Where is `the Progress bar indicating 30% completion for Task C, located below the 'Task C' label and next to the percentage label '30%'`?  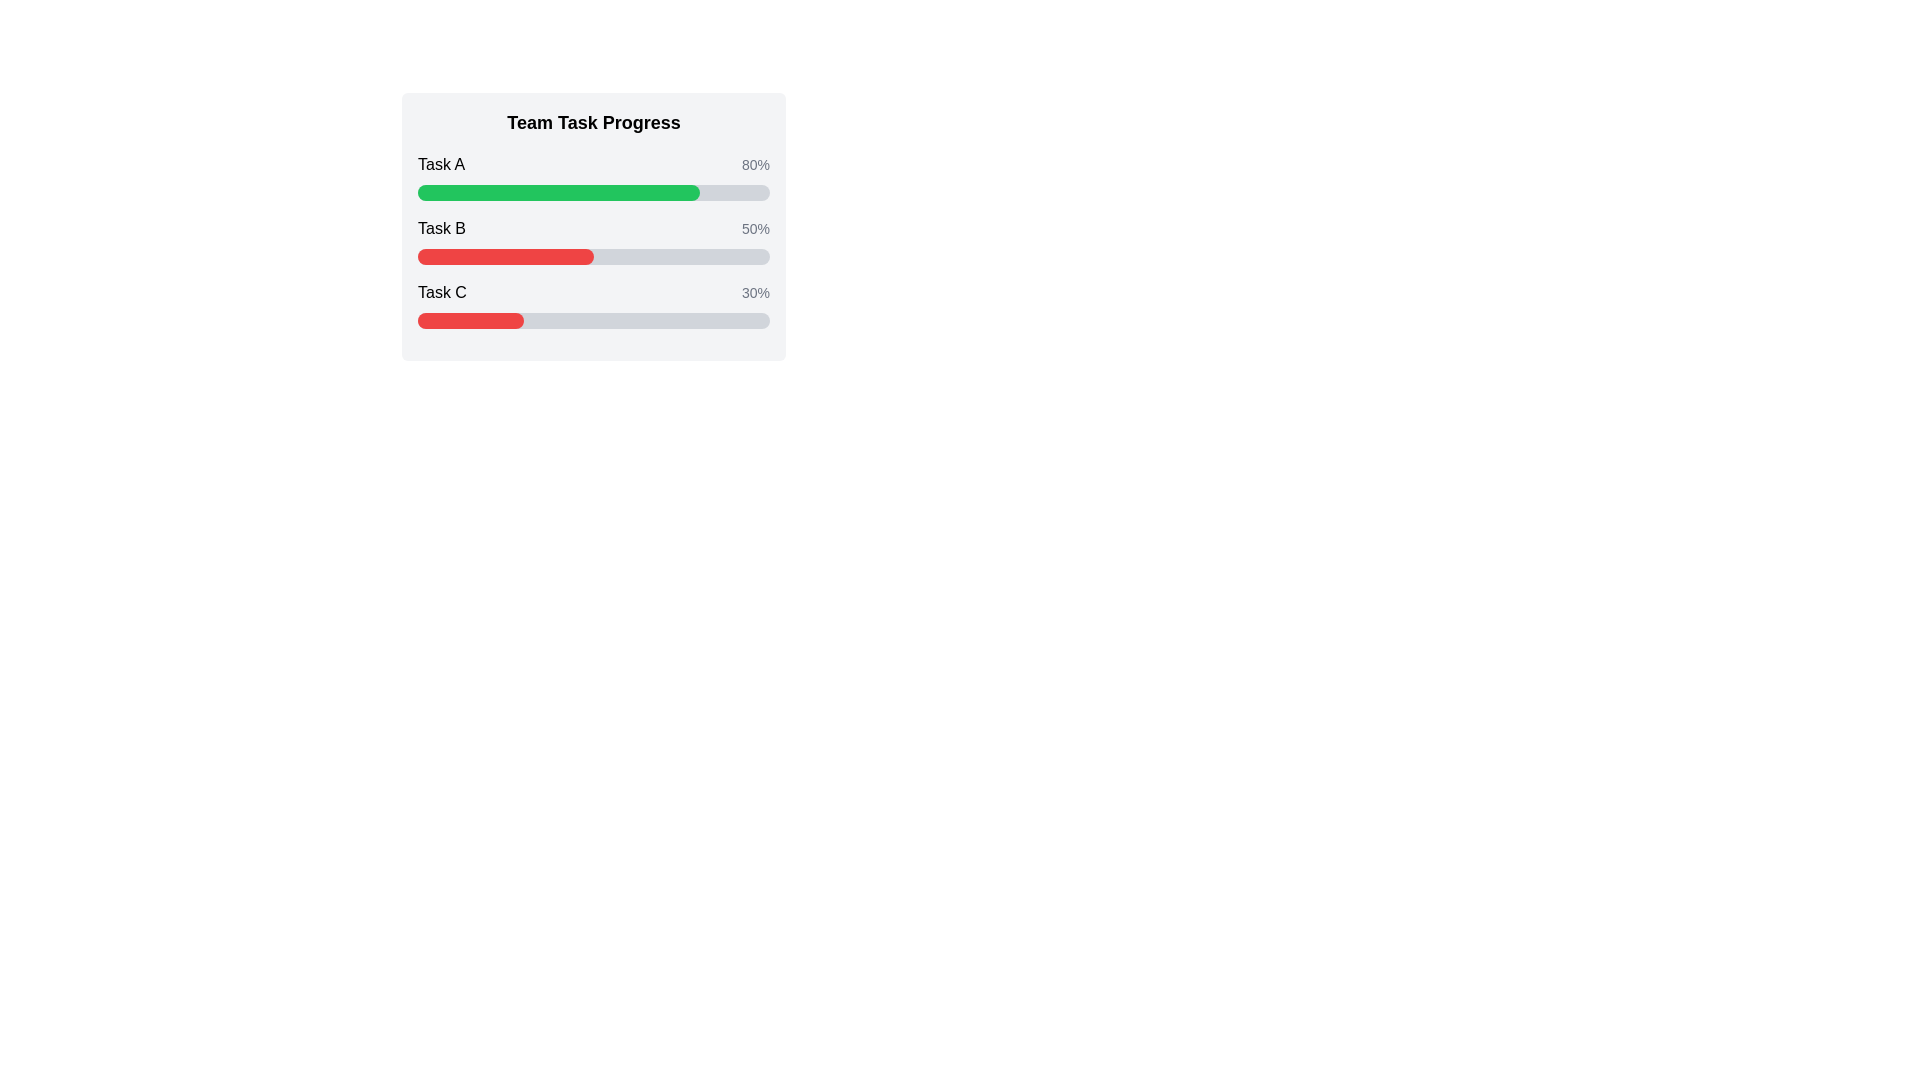
the Progress bar indicating 30% completion for Task C, located below the 'Task C' label and next to the percentage label '30%' is located at coordinates (593, 319).